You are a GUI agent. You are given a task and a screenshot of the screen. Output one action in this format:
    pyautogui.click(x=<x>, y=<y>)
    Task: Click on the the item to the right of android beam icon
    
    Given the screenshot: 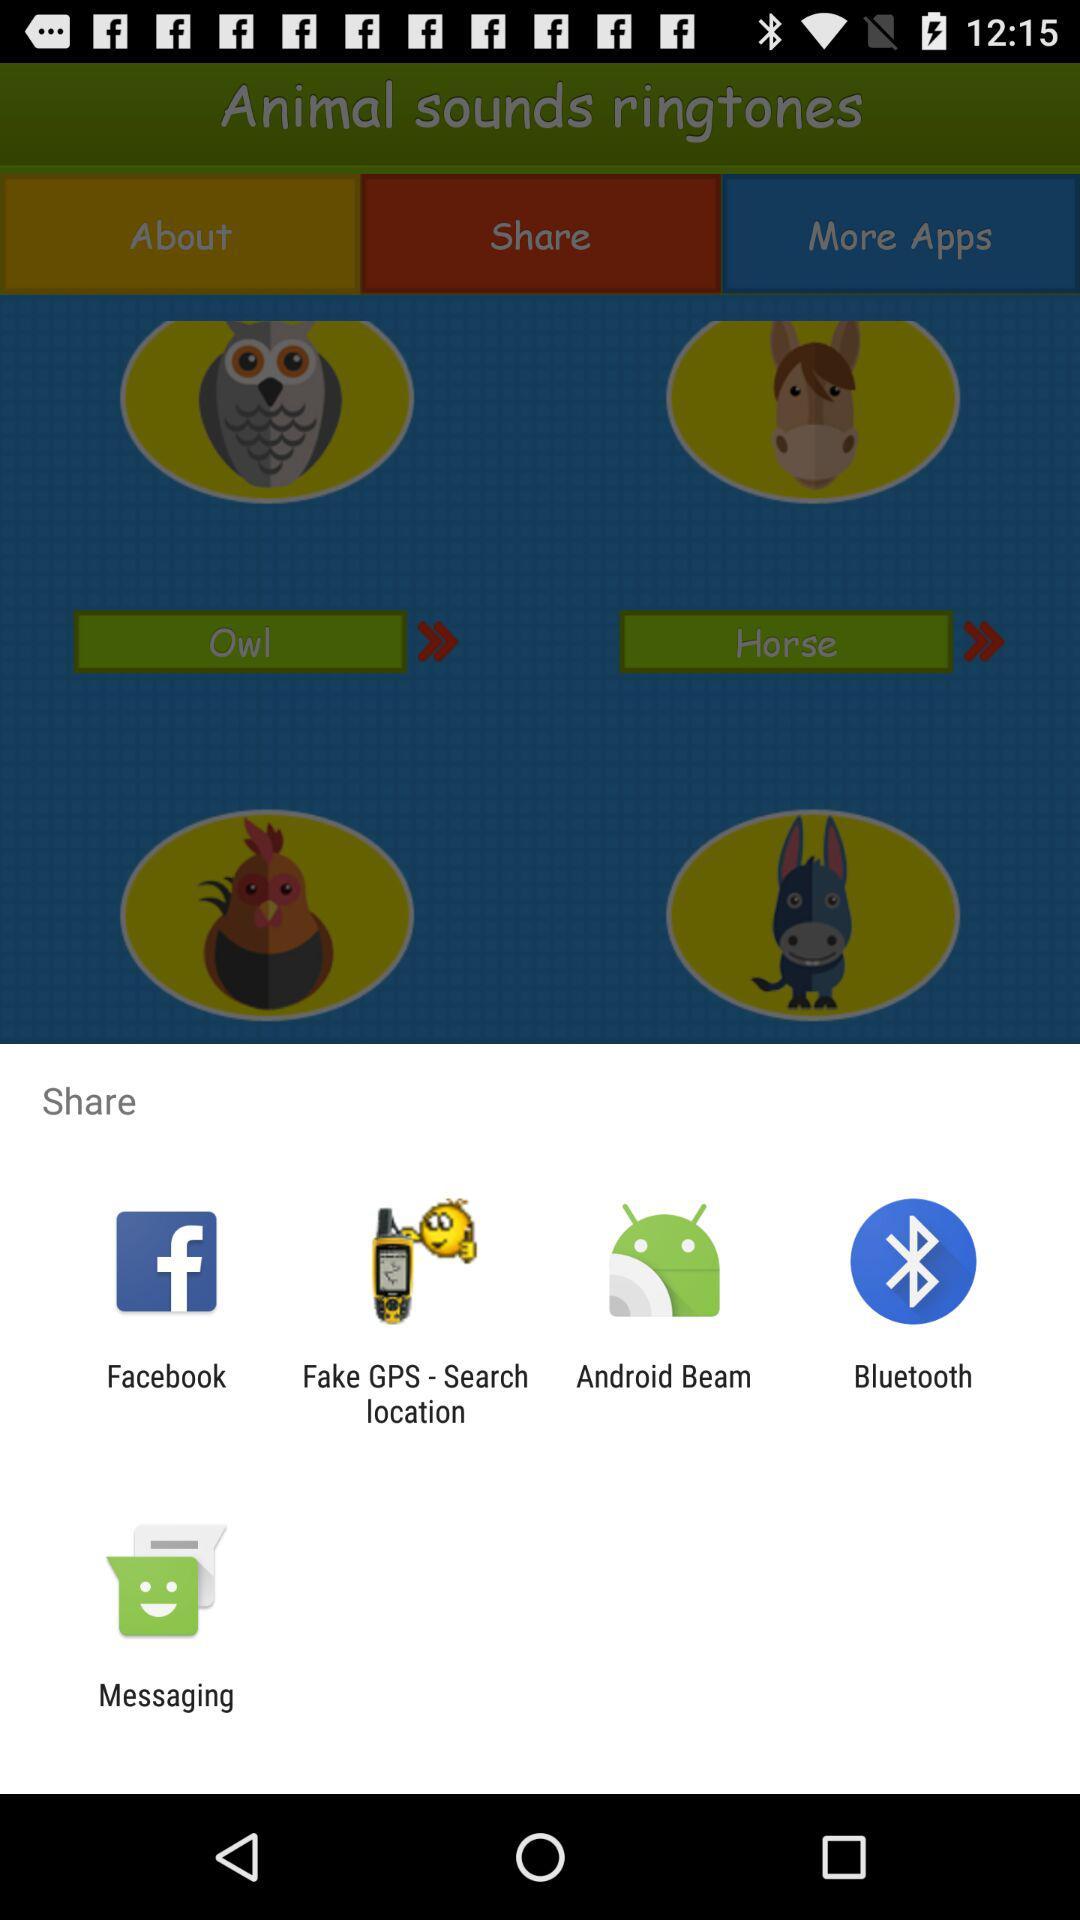 What is the action you would take?
    pyautogui.click(x=913, y=1392)
    